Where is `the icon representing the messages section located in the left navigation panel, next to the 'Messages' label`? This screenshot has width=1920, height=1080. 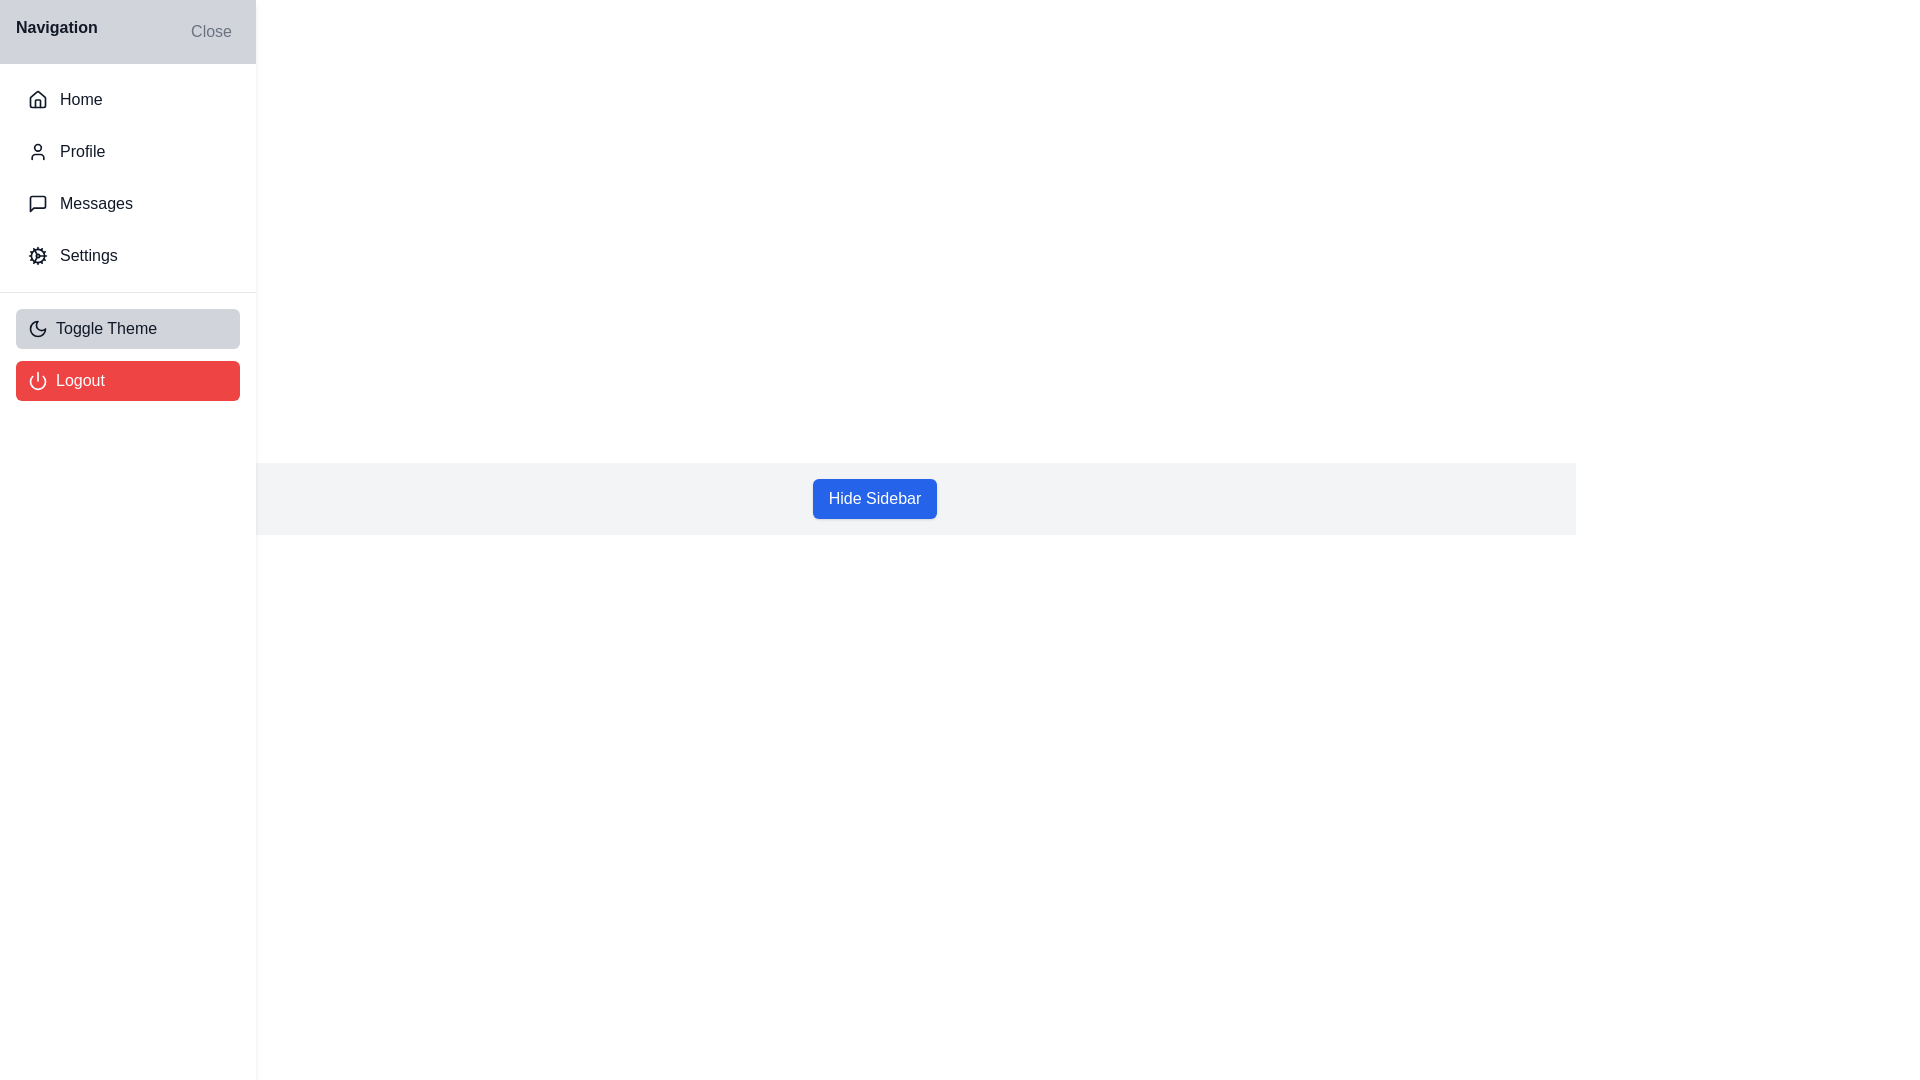 the icon representing the messages section located in the left navigation panel, next to the 'Messages' label is located at coordinates (38, 204).